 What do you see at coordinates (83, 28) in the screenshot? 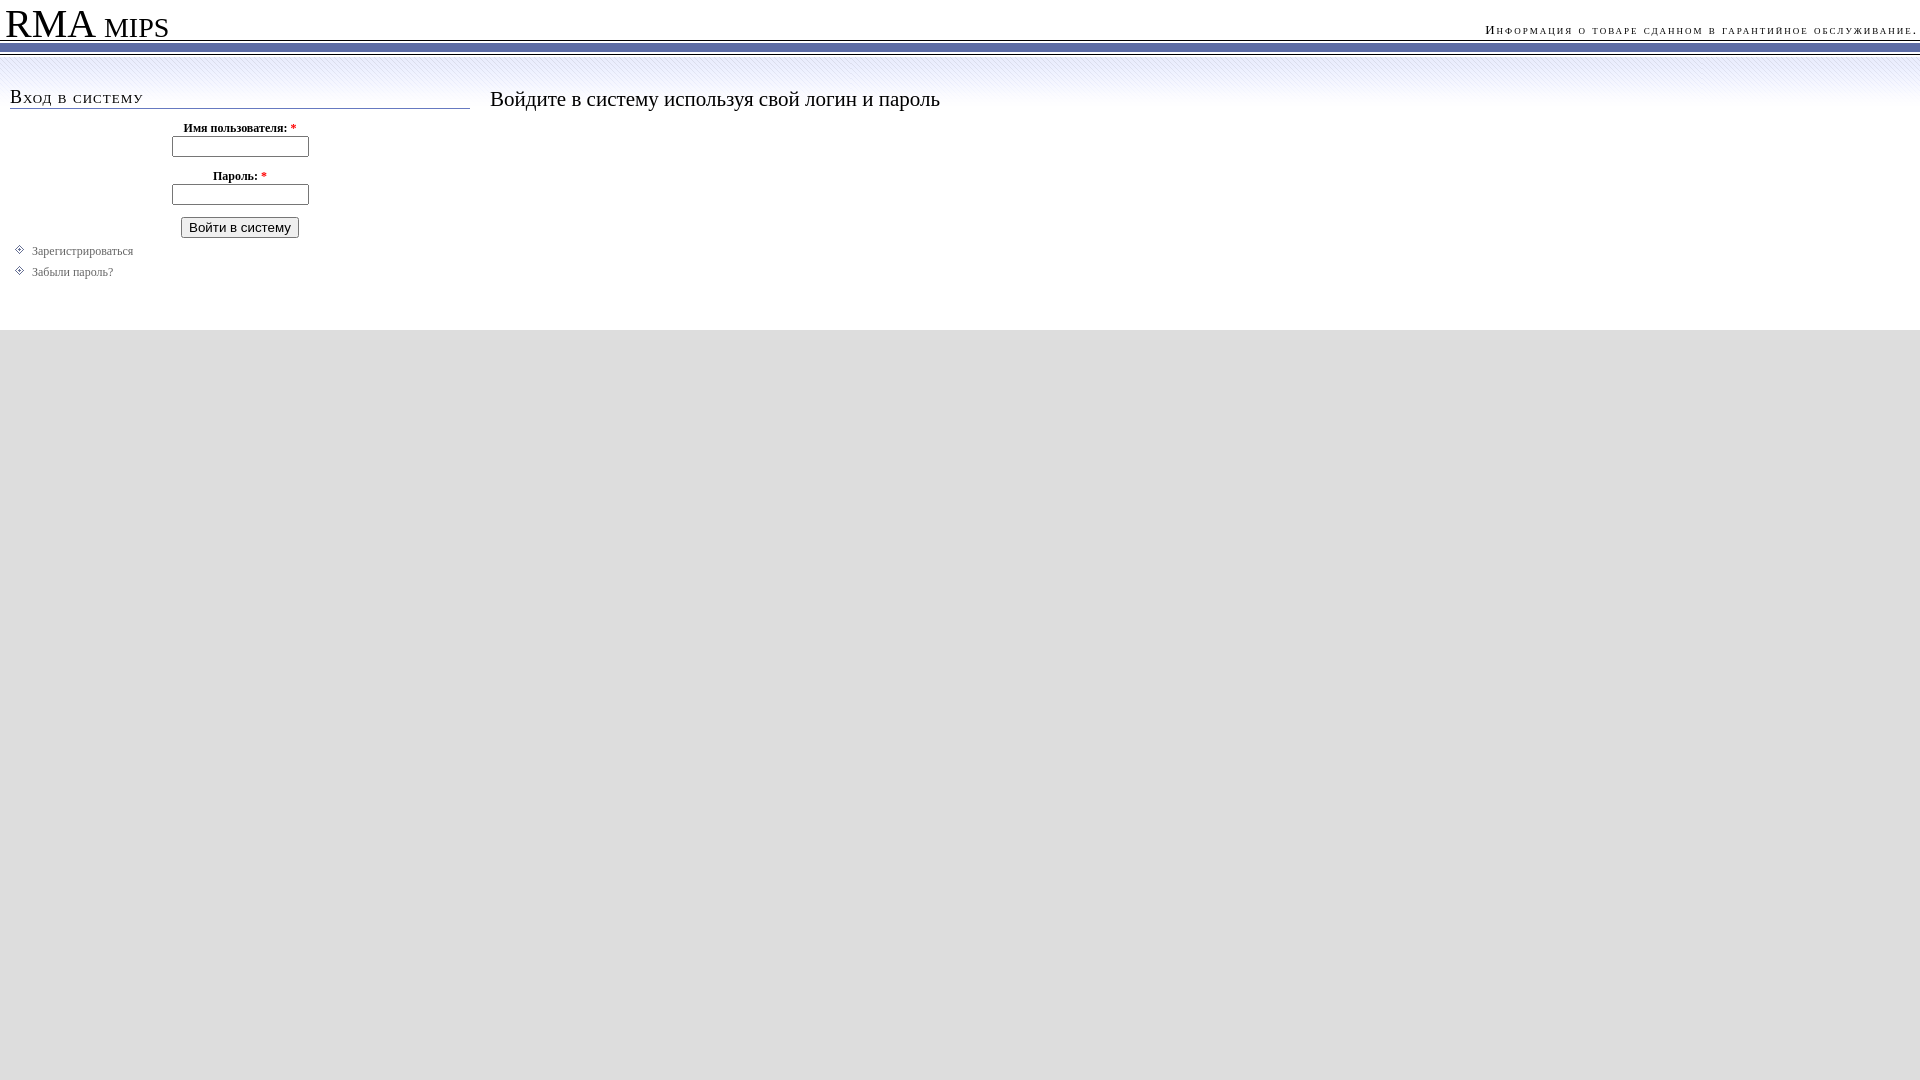
I see `'RMA mips'` at bounding box center [83, 28].